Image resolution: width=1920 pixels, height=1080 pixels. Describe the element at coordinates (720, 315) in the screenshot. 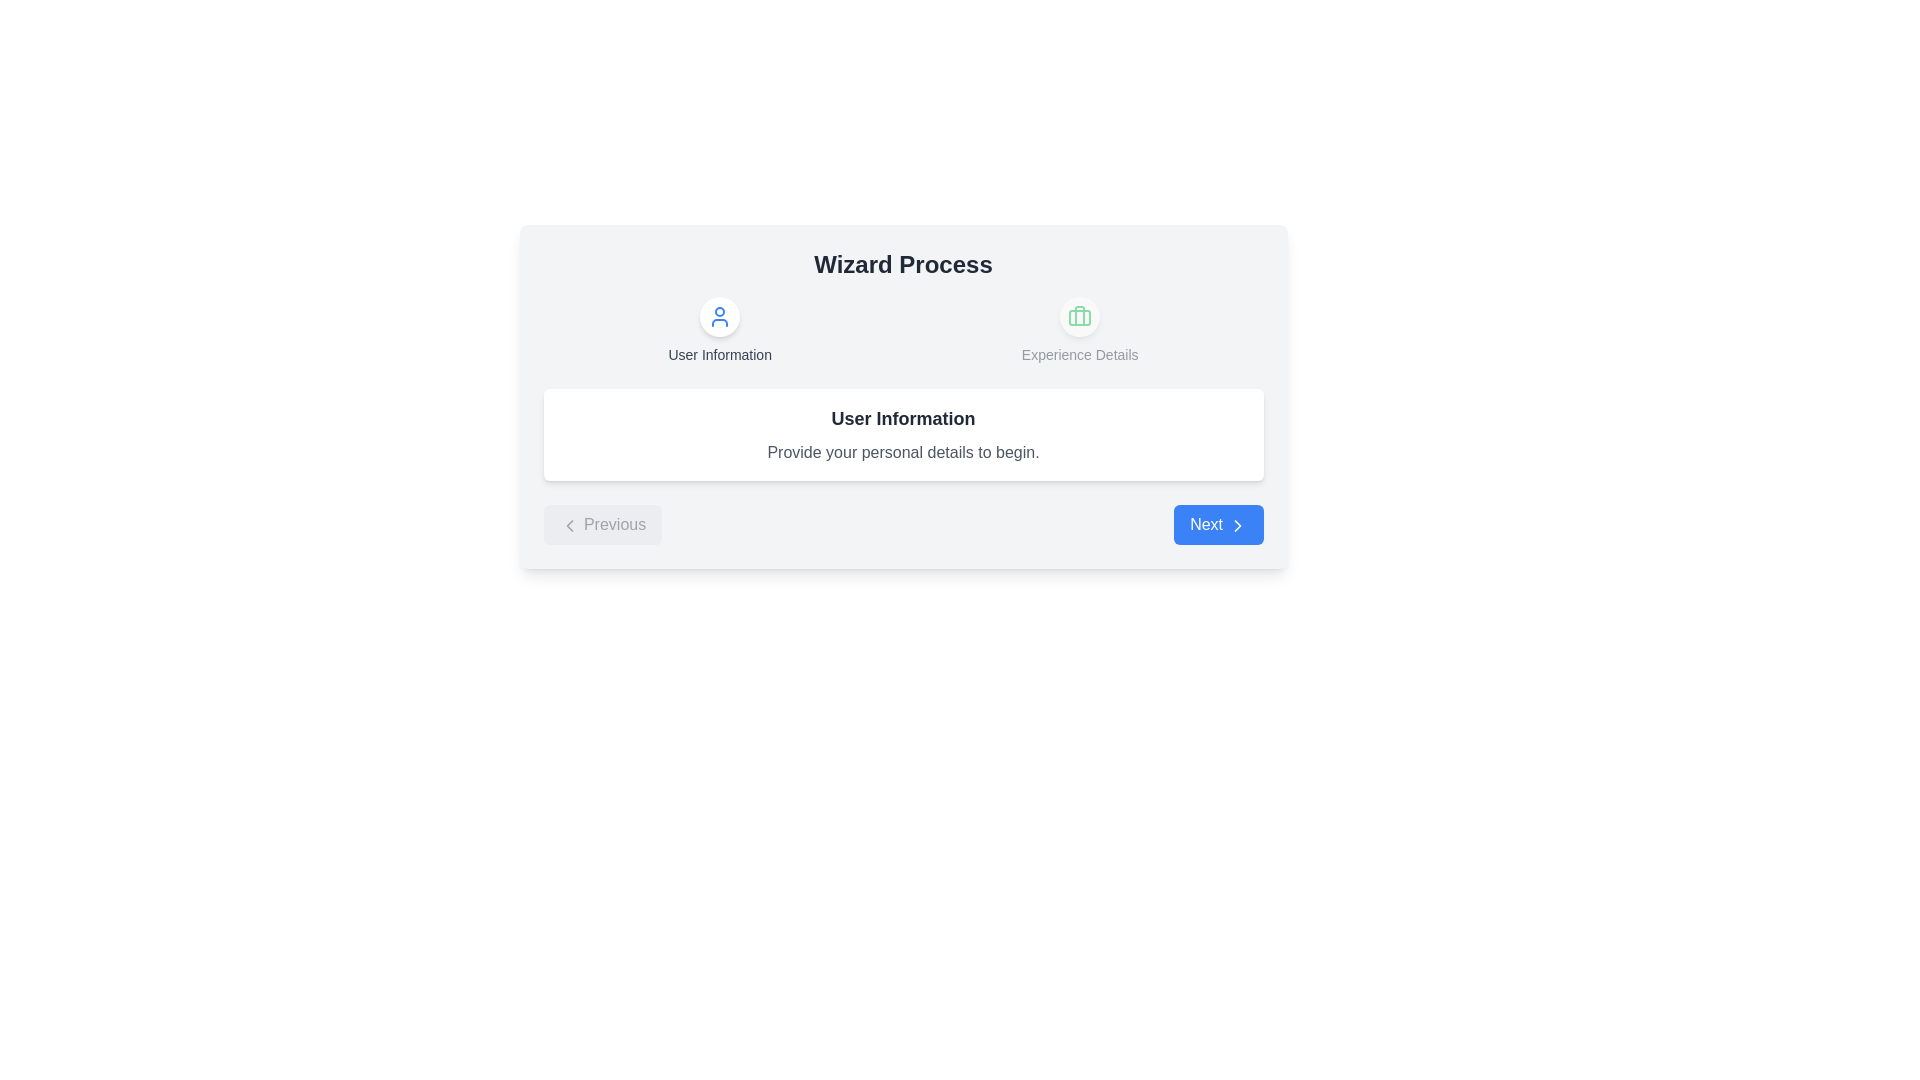

I see `the blue-colored user icon with a circular profile image representation, which is located on the left side of the header section of the wizard process interface` at that location.